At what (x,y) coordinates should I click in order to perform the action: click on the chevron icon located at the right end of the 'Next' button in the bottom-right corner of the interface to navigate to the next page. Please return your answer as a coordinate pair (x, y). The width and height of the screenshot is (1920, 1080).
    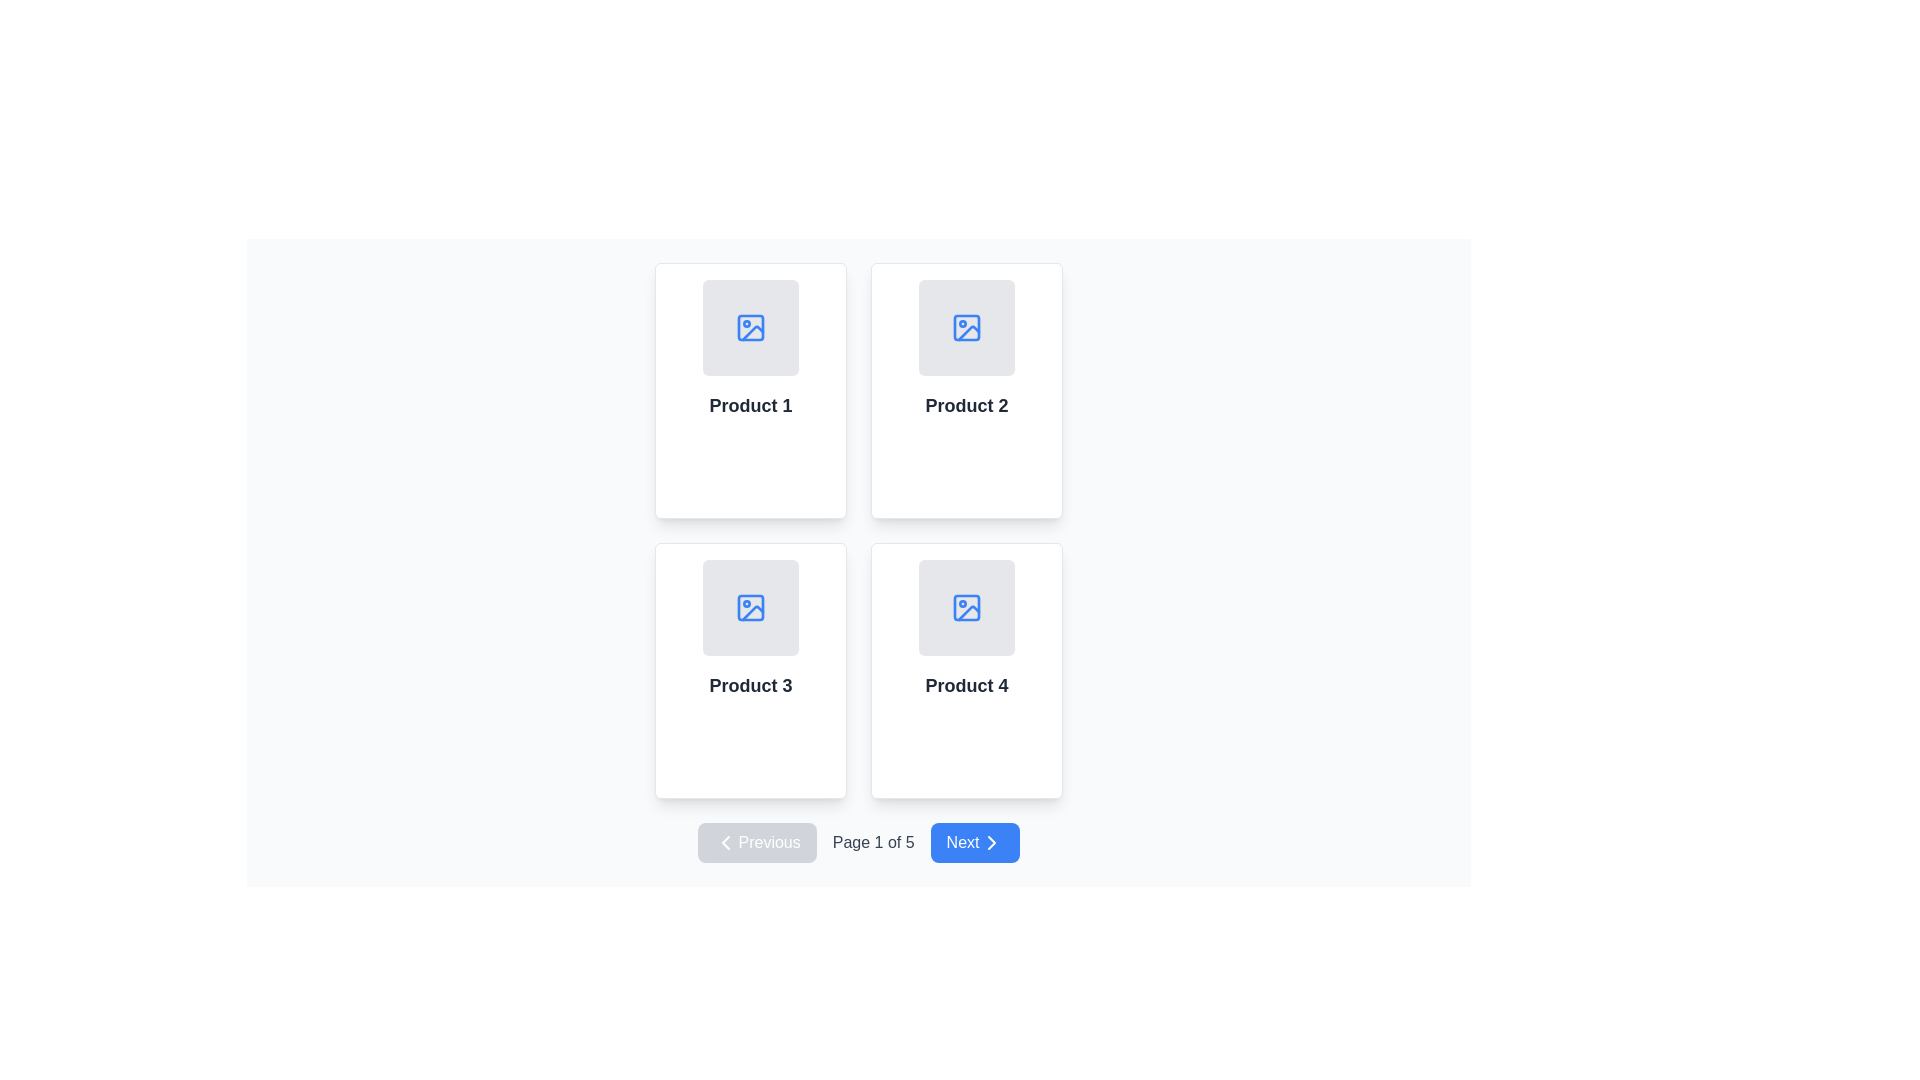
    Looking at the image, I should click on (991, 843).